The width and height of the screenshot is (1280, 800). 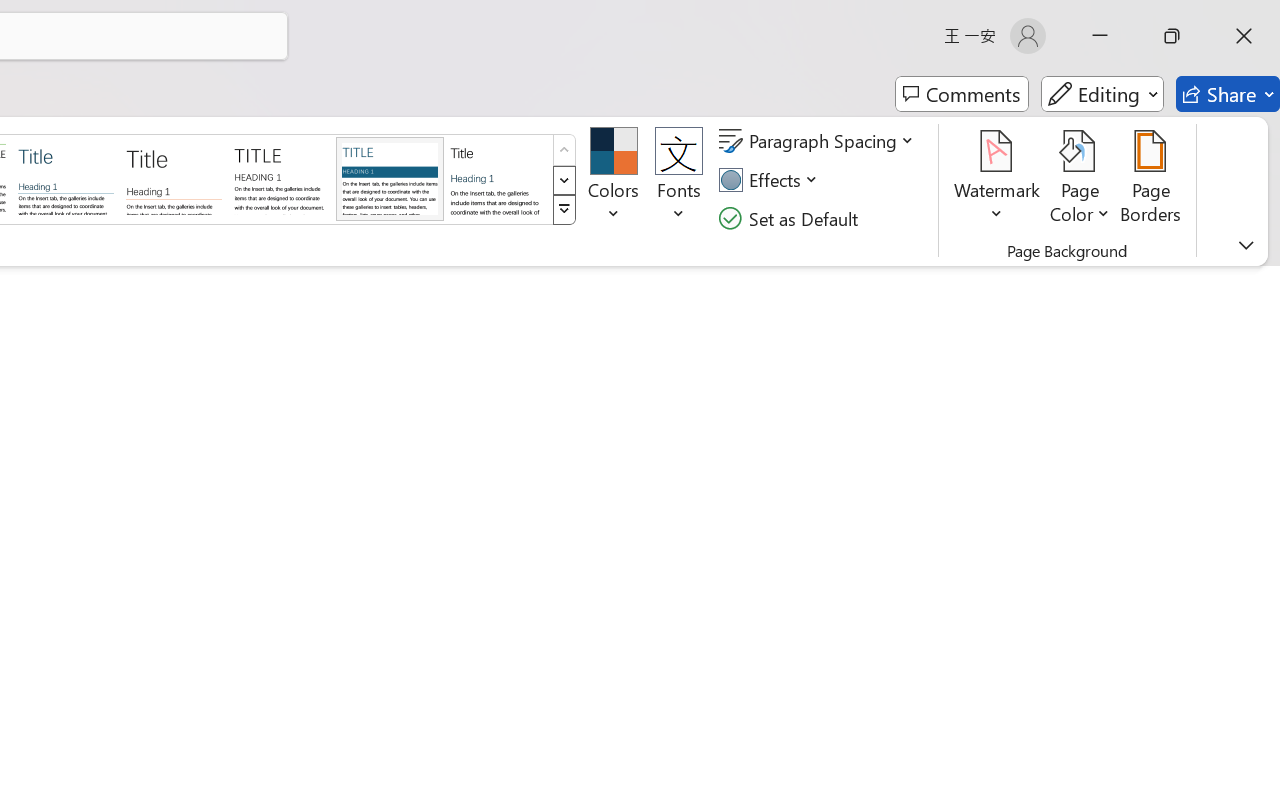 I want to click on 'Row up', so click(x=563, y=150).